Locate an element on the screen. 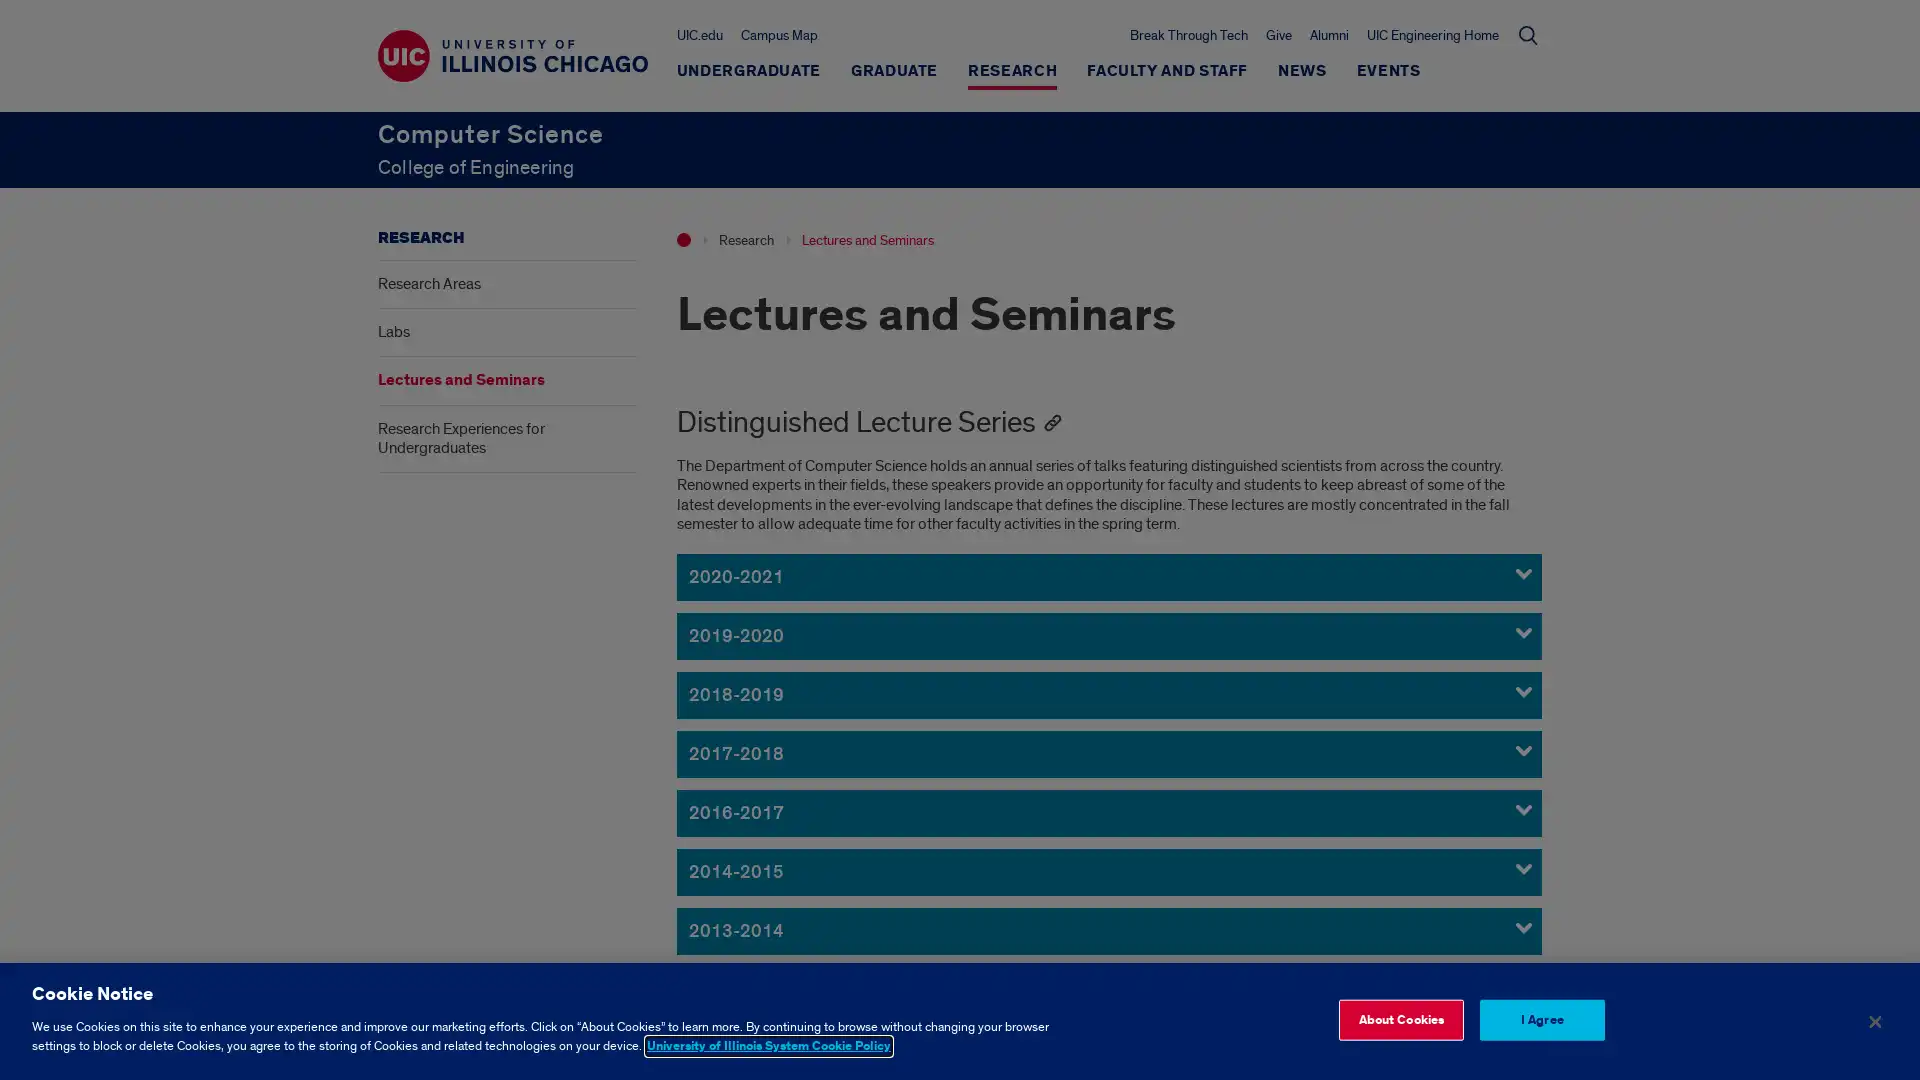 This screenshot has width=1920, height=1080. 2018-2019 is located at coordinates (1107, 693).